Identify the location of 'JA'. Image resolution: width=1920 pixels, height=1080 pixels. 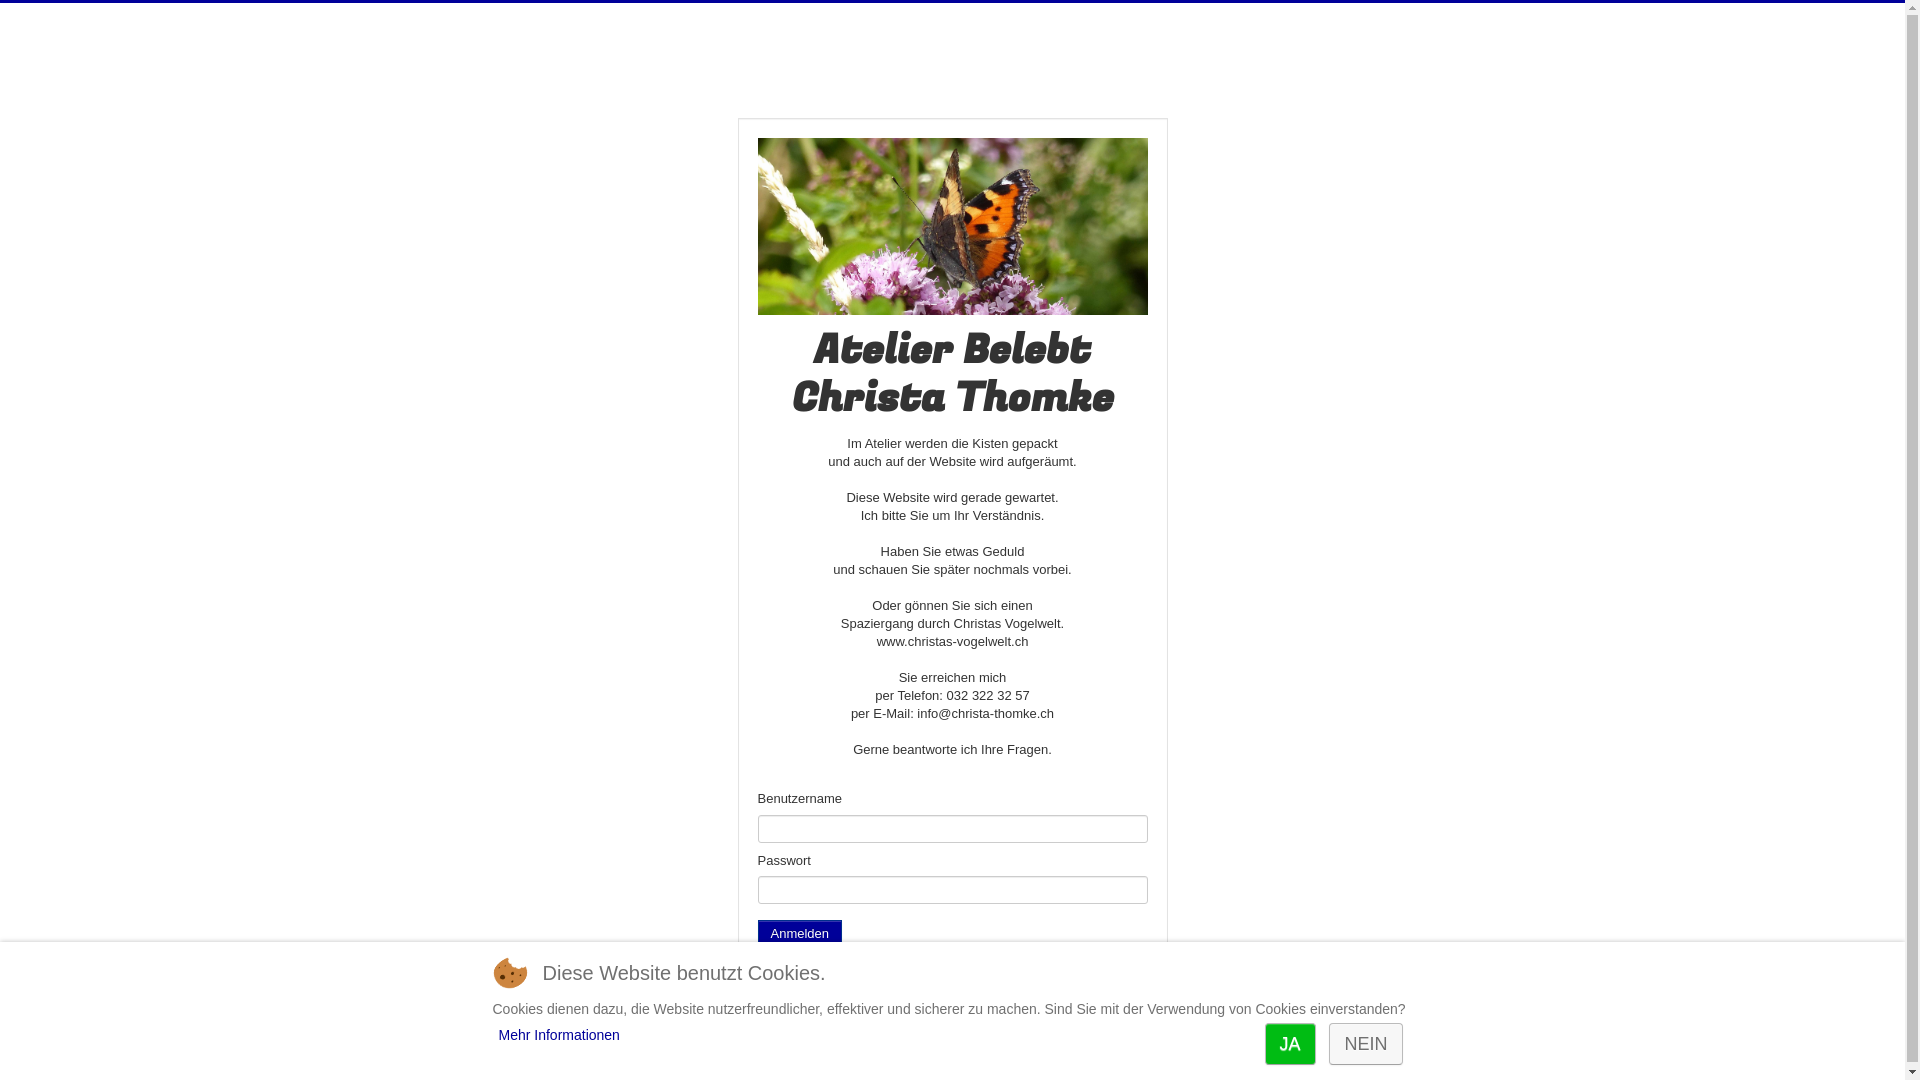
(1290, 1043).